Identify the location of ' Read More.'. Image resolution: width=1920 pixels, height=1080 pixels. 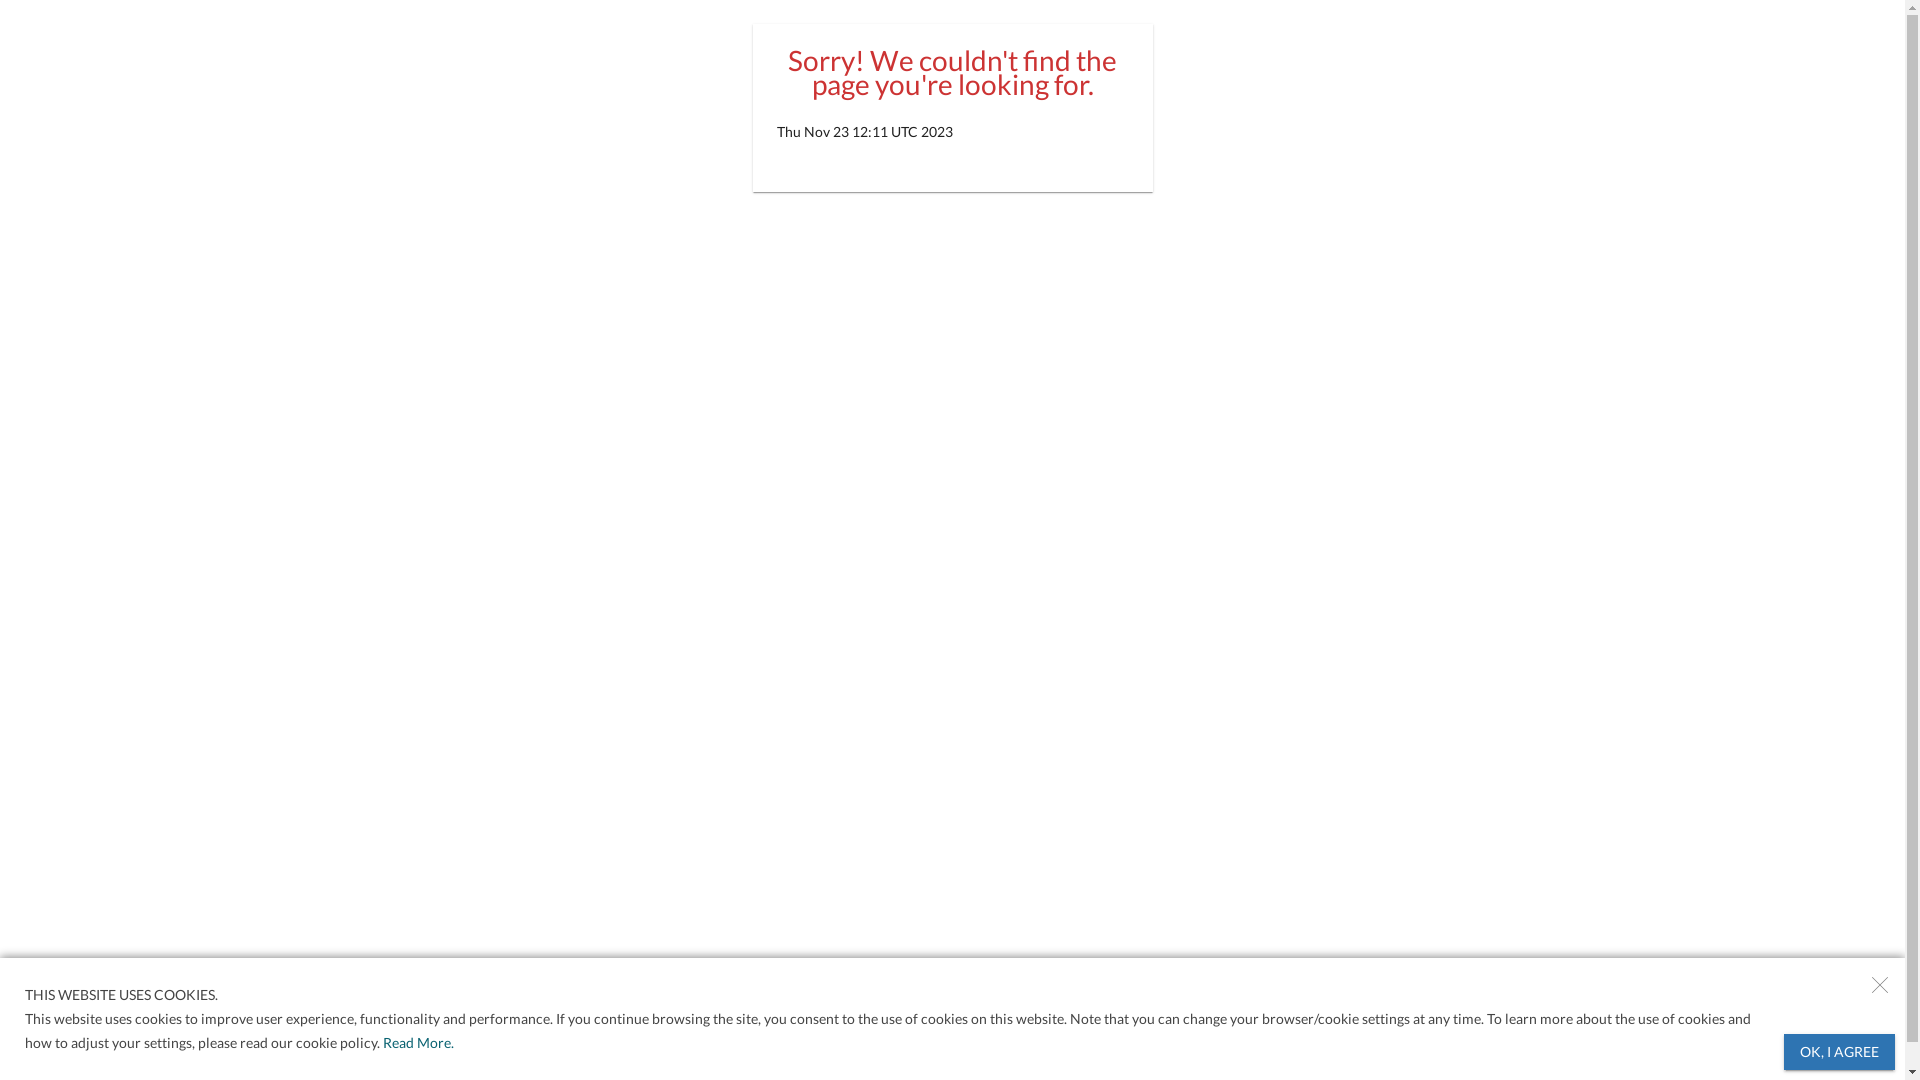
(416, 1041).